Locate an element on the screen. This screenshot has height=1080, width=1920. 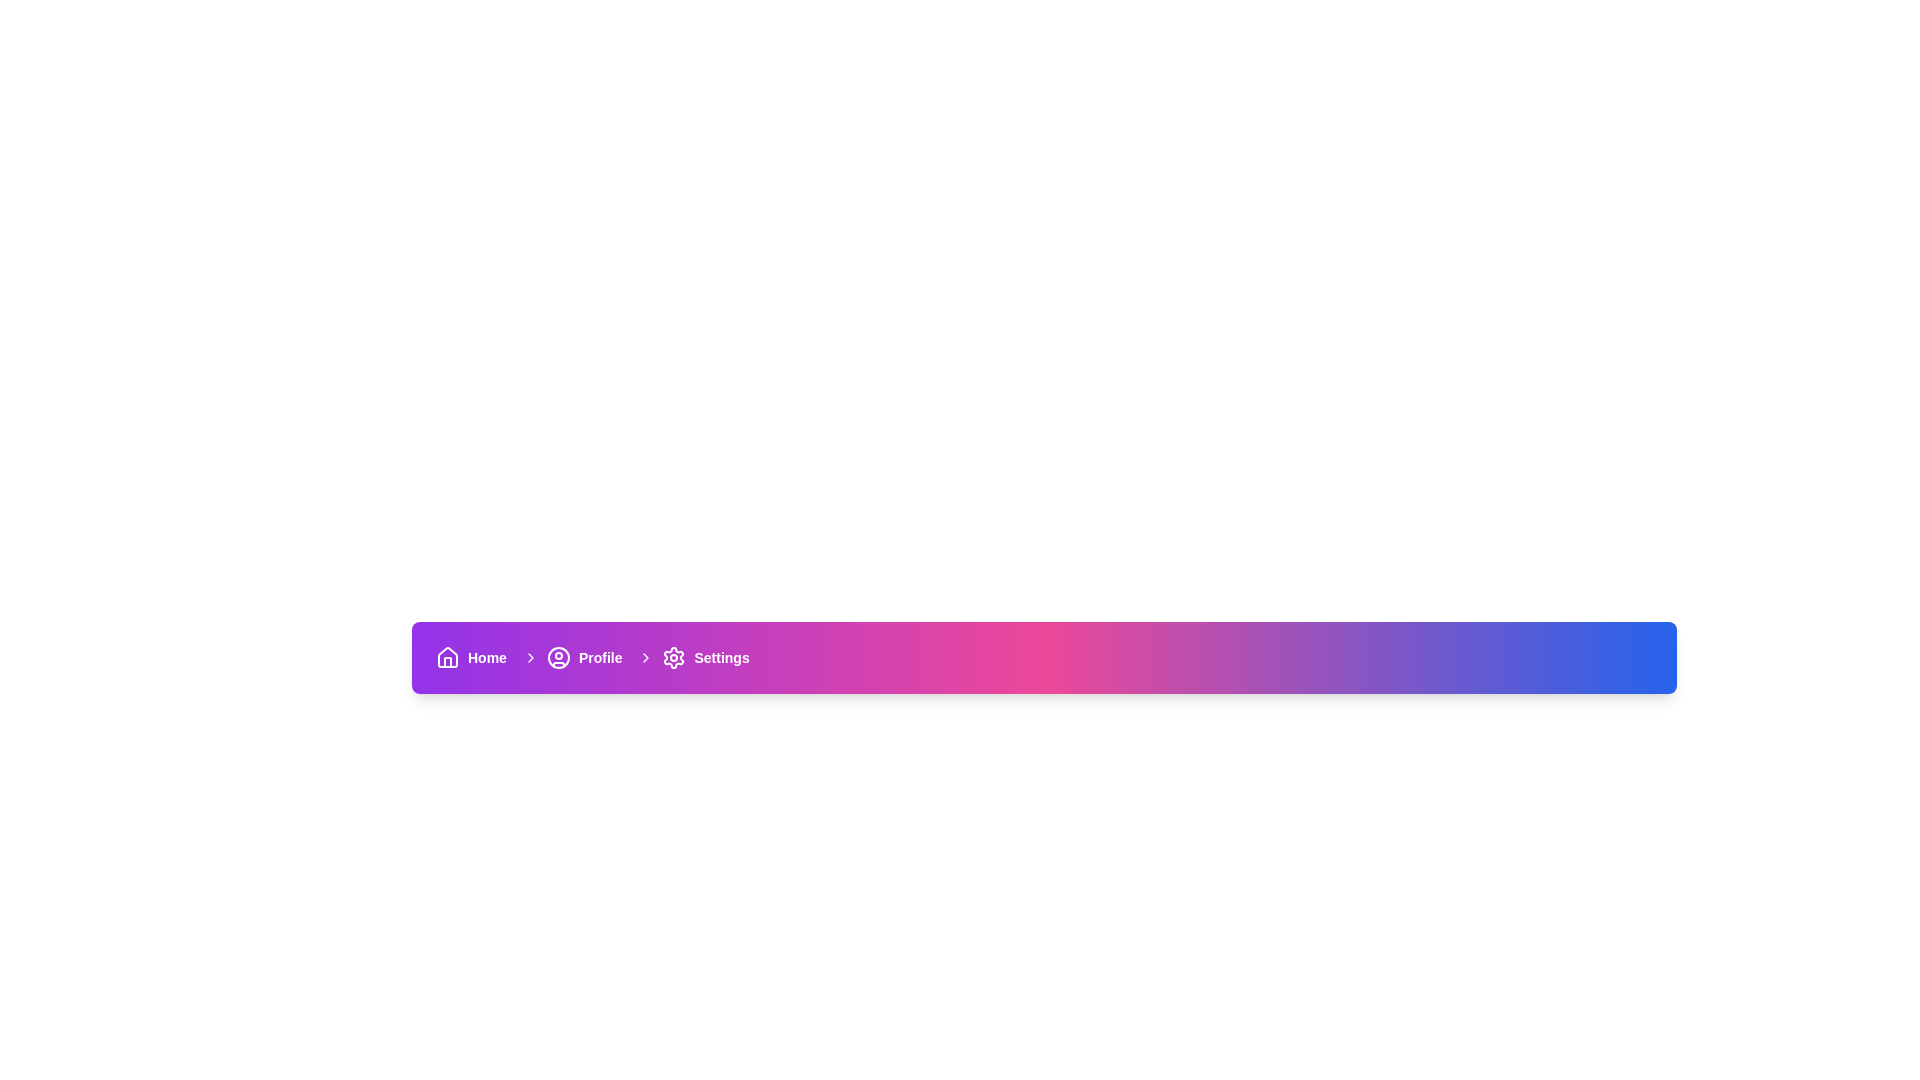
the circular avatar silhouette icon located in the navigation bar is located at coordinates (558, 658).